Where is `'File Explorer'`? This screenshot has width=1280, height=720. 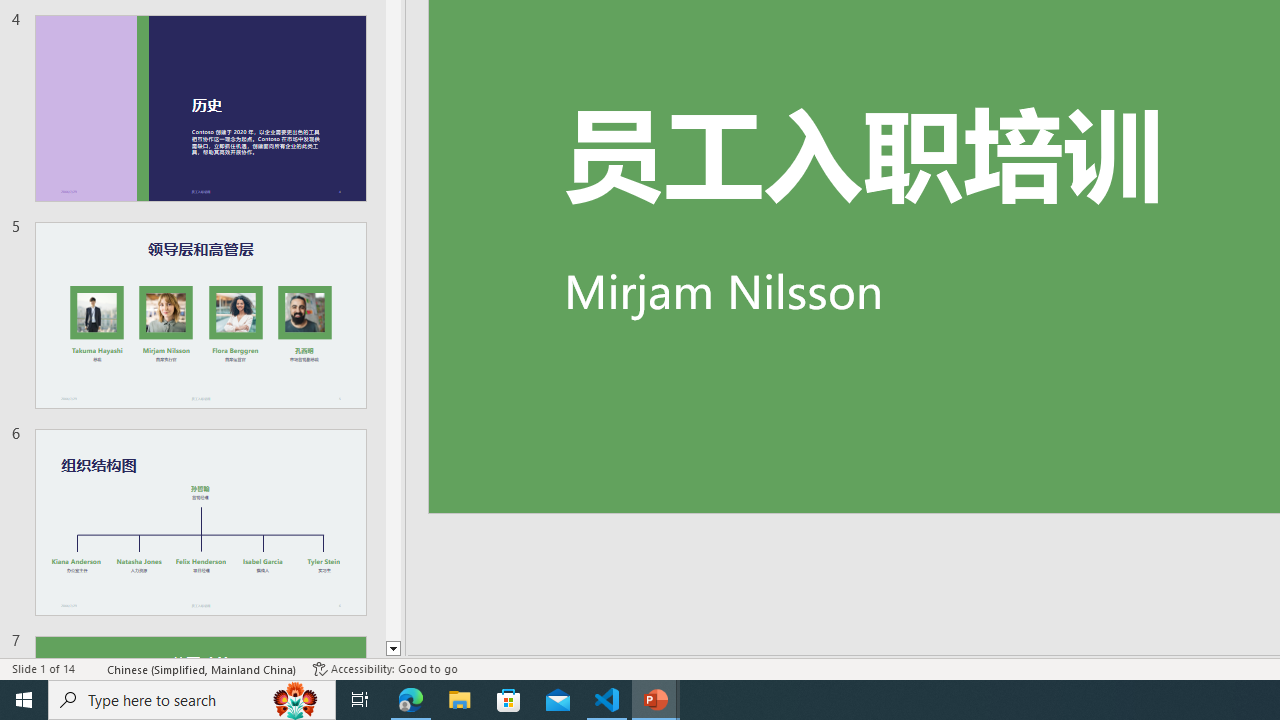 'File Explorer' is located at coordinates (459, 698).